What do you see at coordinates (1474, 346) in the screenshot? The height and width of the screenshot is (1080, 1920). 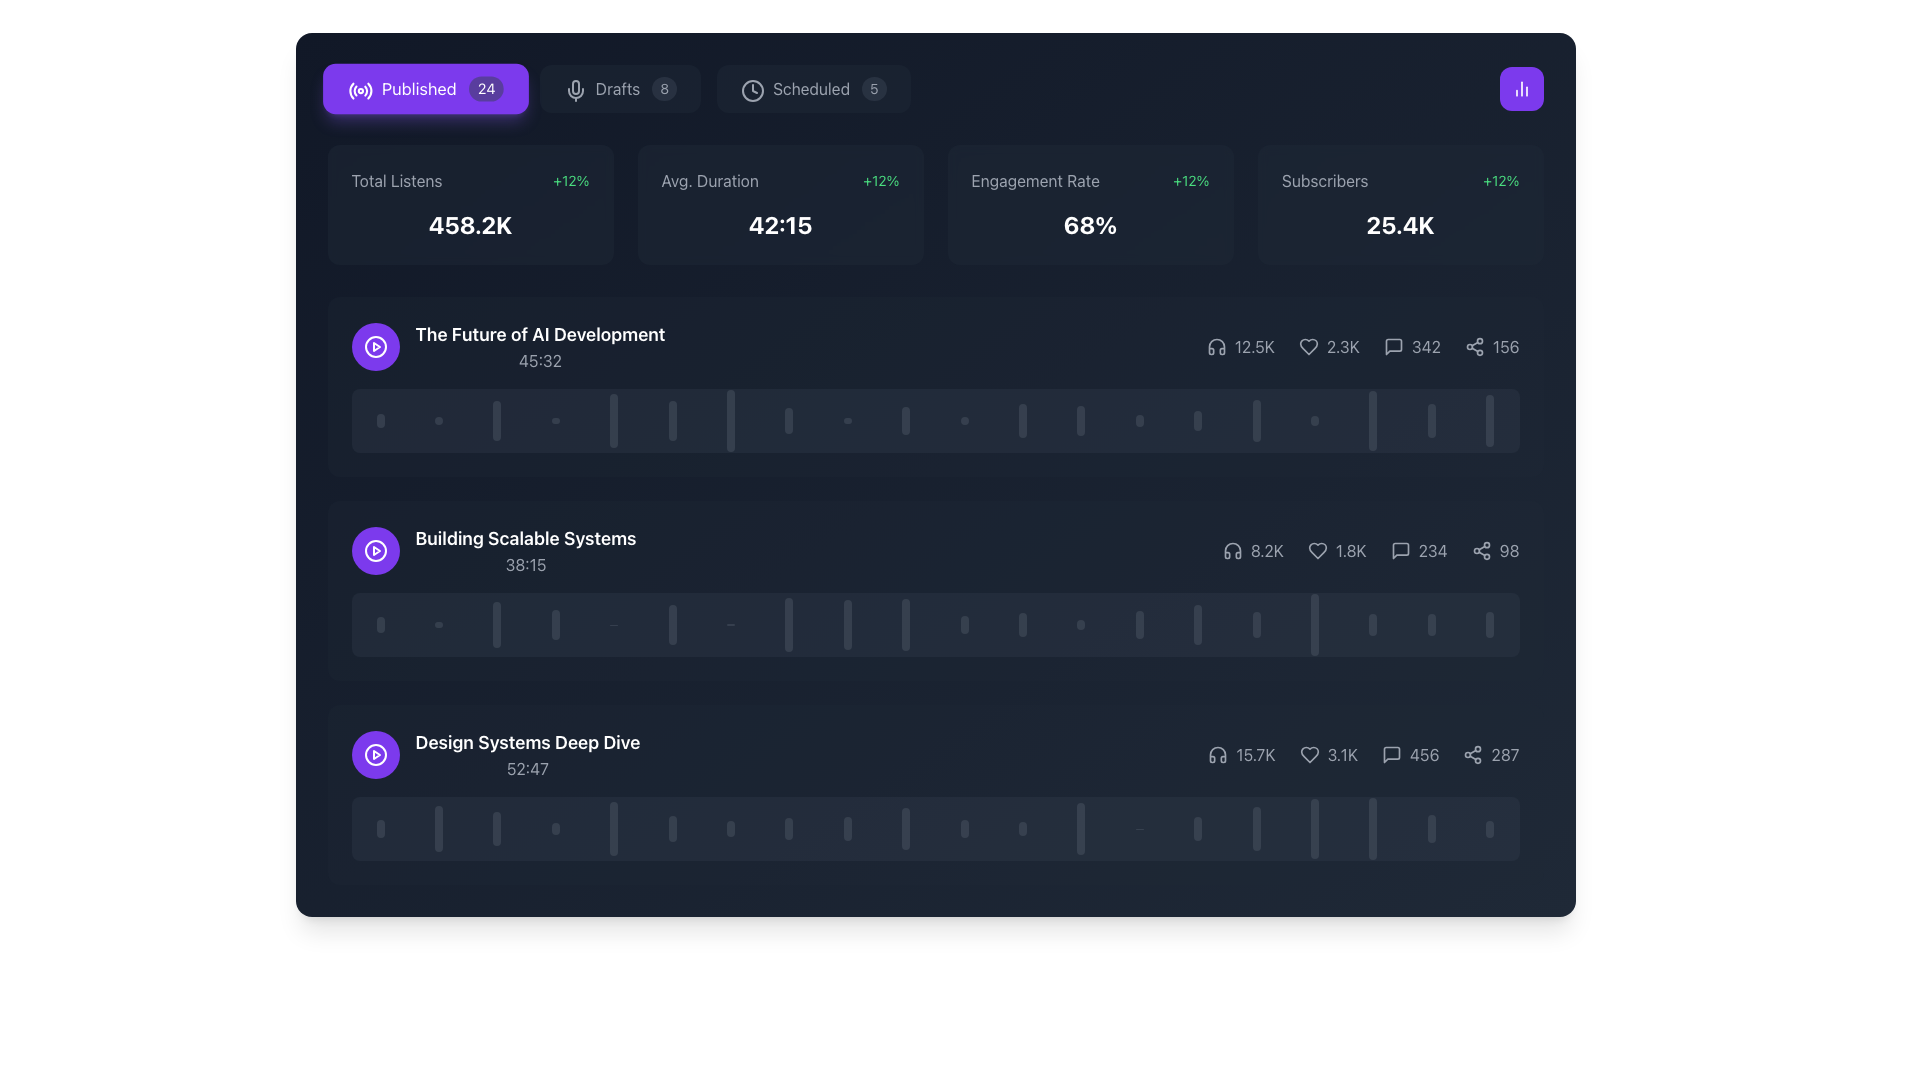 I see `the sharing icon, which features a three-node connected structure, located to the right of the comment and like icons` at bounding box center [1474, 346].